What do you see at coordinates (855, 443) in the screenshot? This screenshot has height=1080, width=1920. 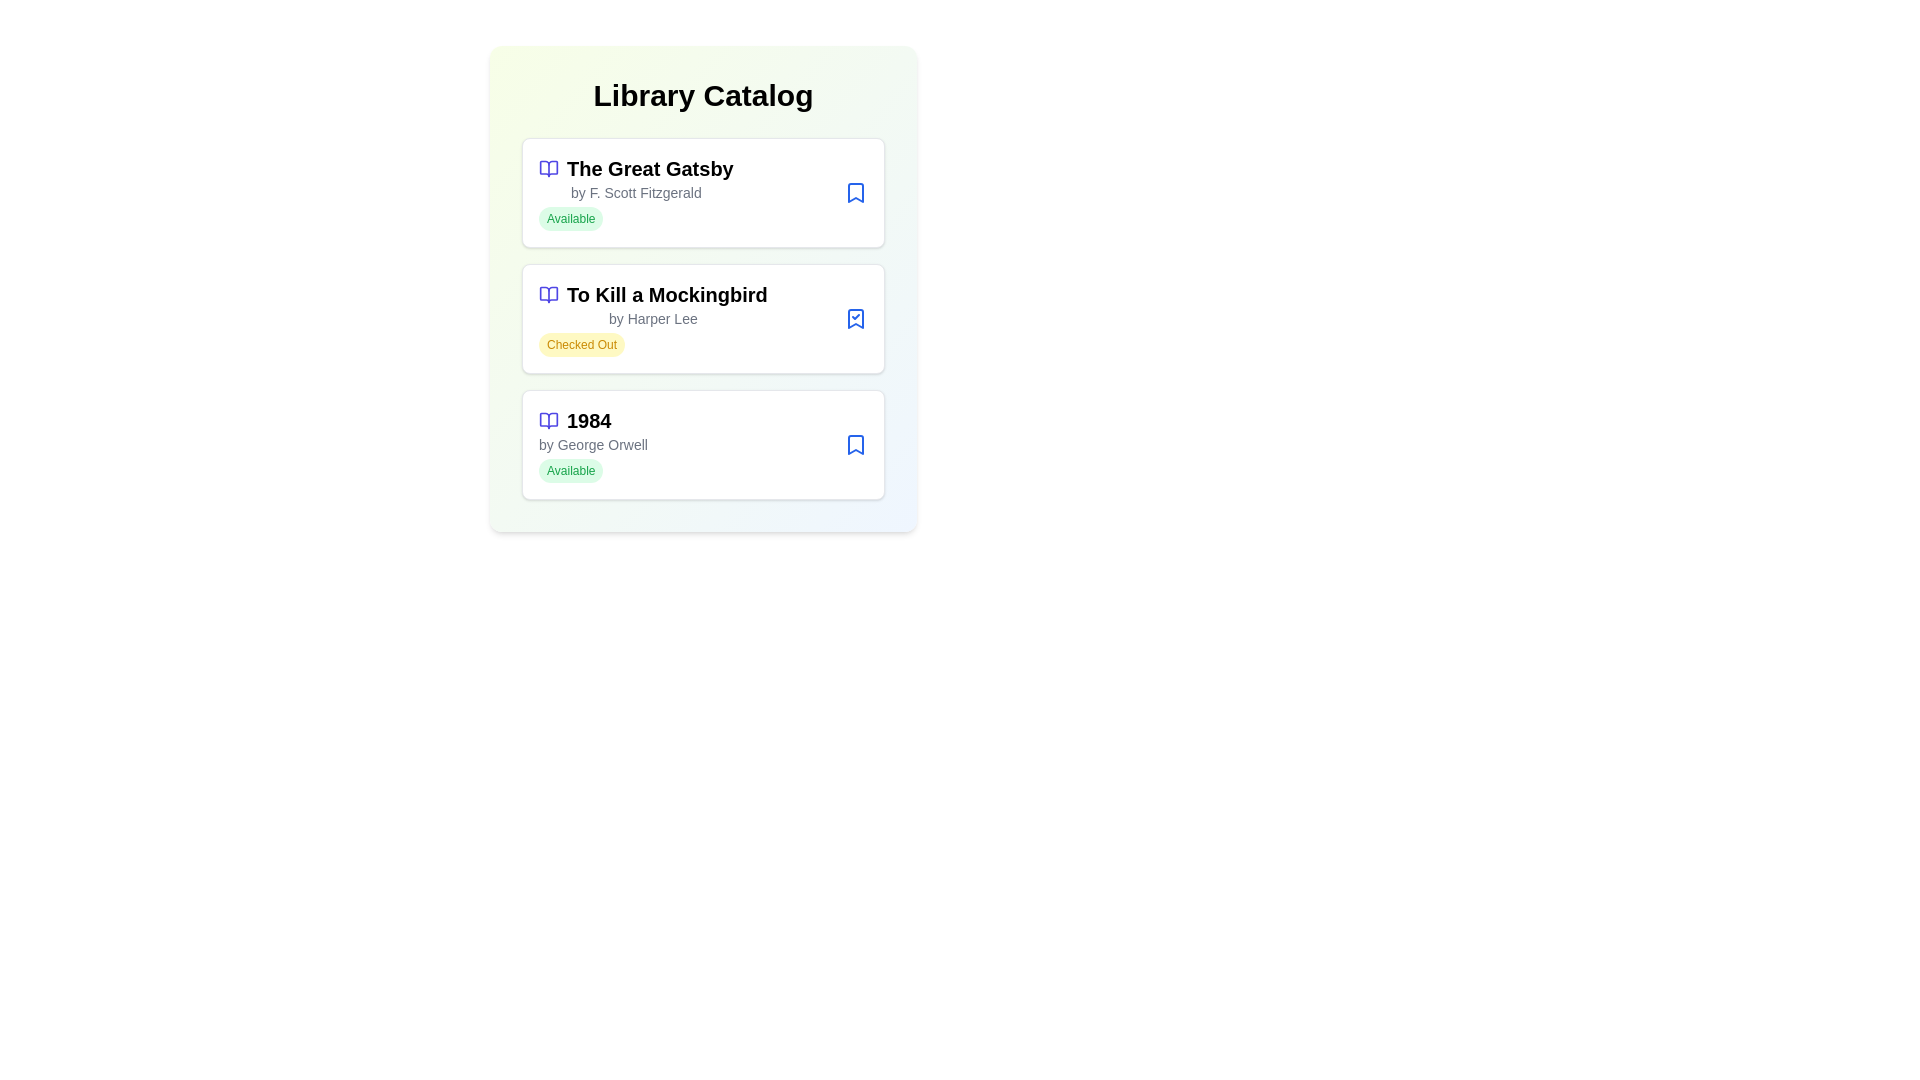 I see `the status button of a book to toggle its availability. Specify the book title as 1984` at bounding box center [855, 443].